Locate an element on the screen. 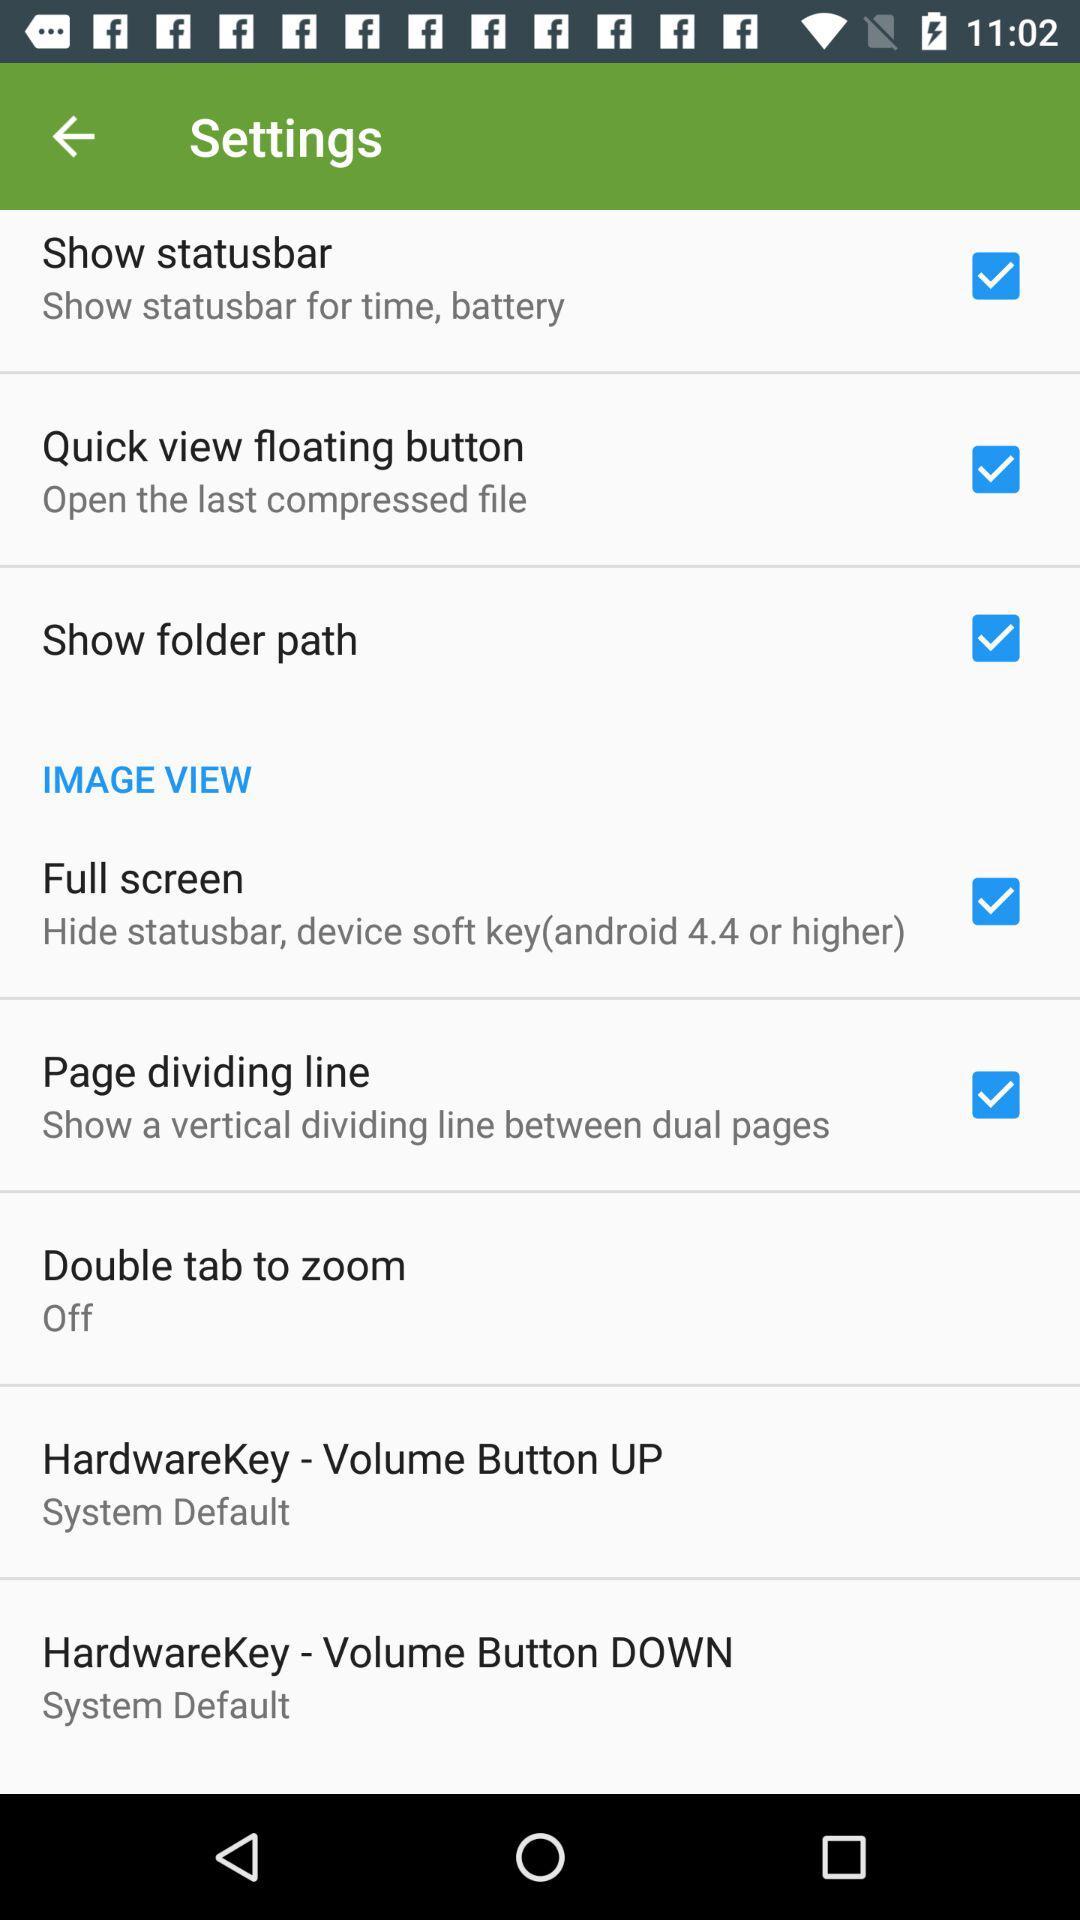  full screen item is located at coordinates (142, 876).